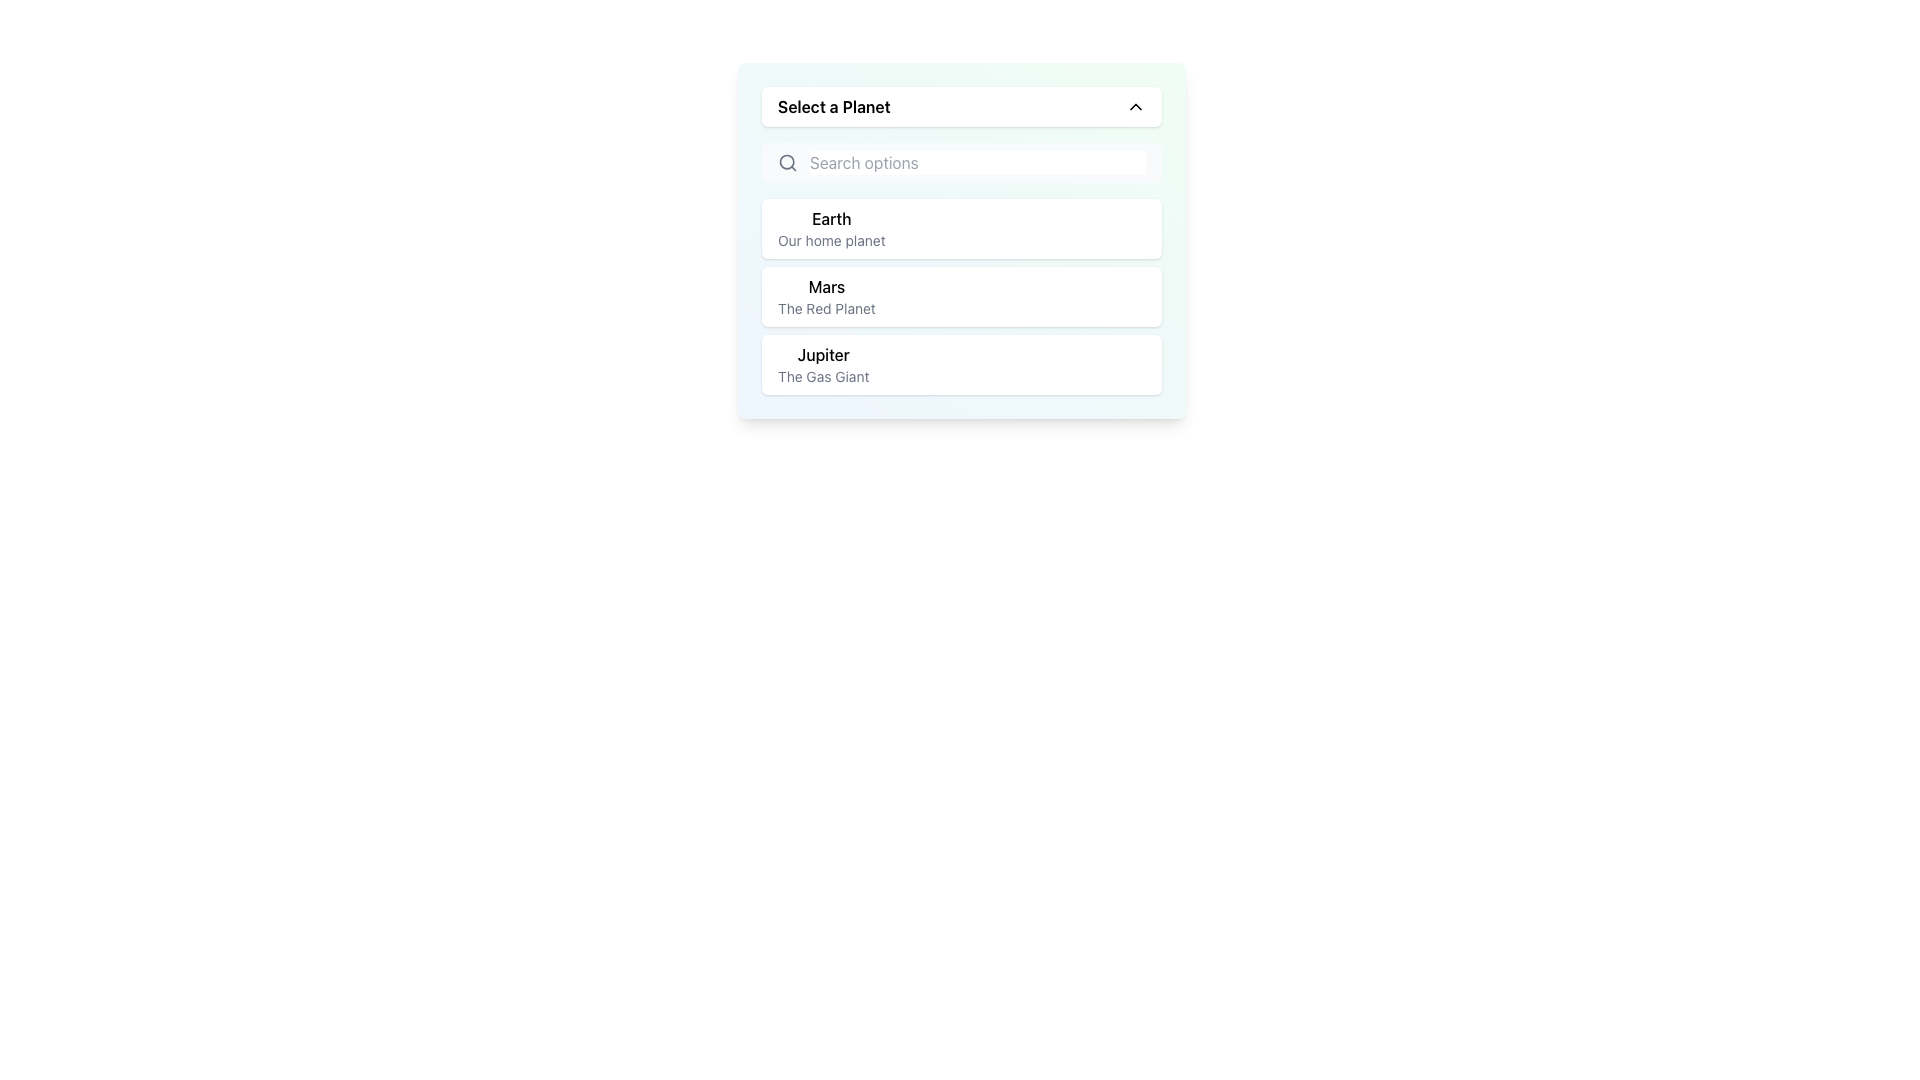 This screenshot has height=1080, width=1920. I want to click on the selection option block representing the planet Mars, which is the second item in a vertical list of planet options, so click(961, 297).